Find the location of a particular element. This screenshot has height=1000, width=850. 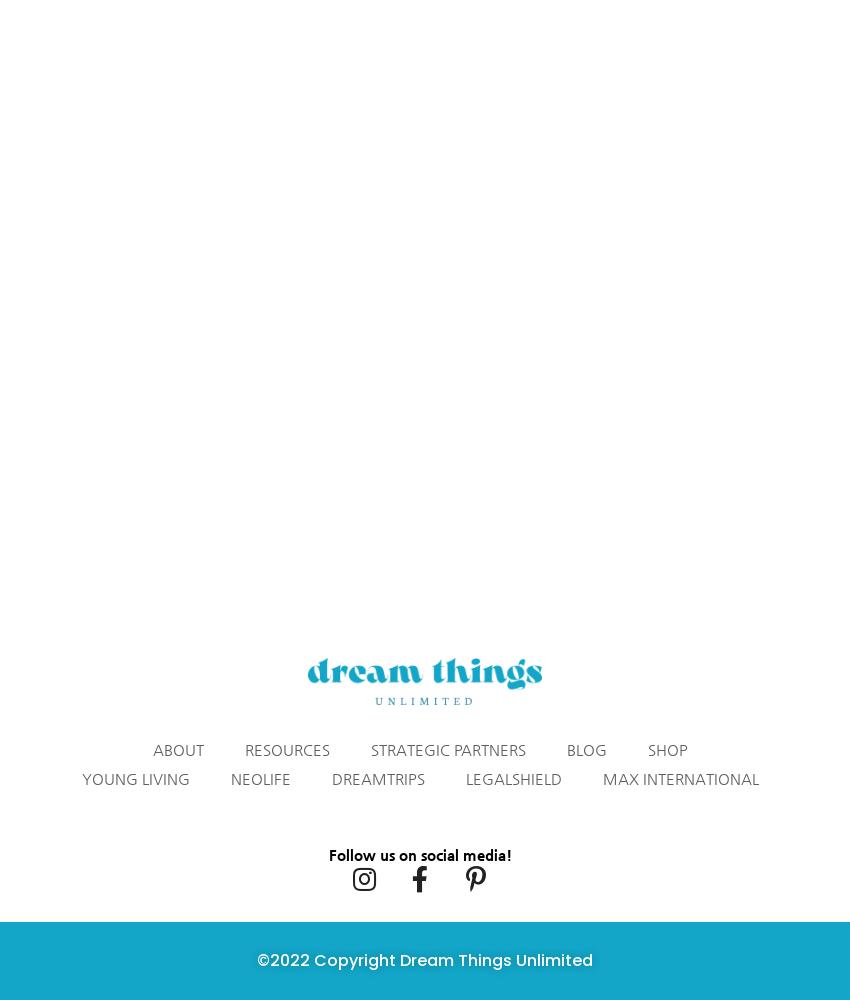

'DreamTrips' is located at coordinates (330, 778).